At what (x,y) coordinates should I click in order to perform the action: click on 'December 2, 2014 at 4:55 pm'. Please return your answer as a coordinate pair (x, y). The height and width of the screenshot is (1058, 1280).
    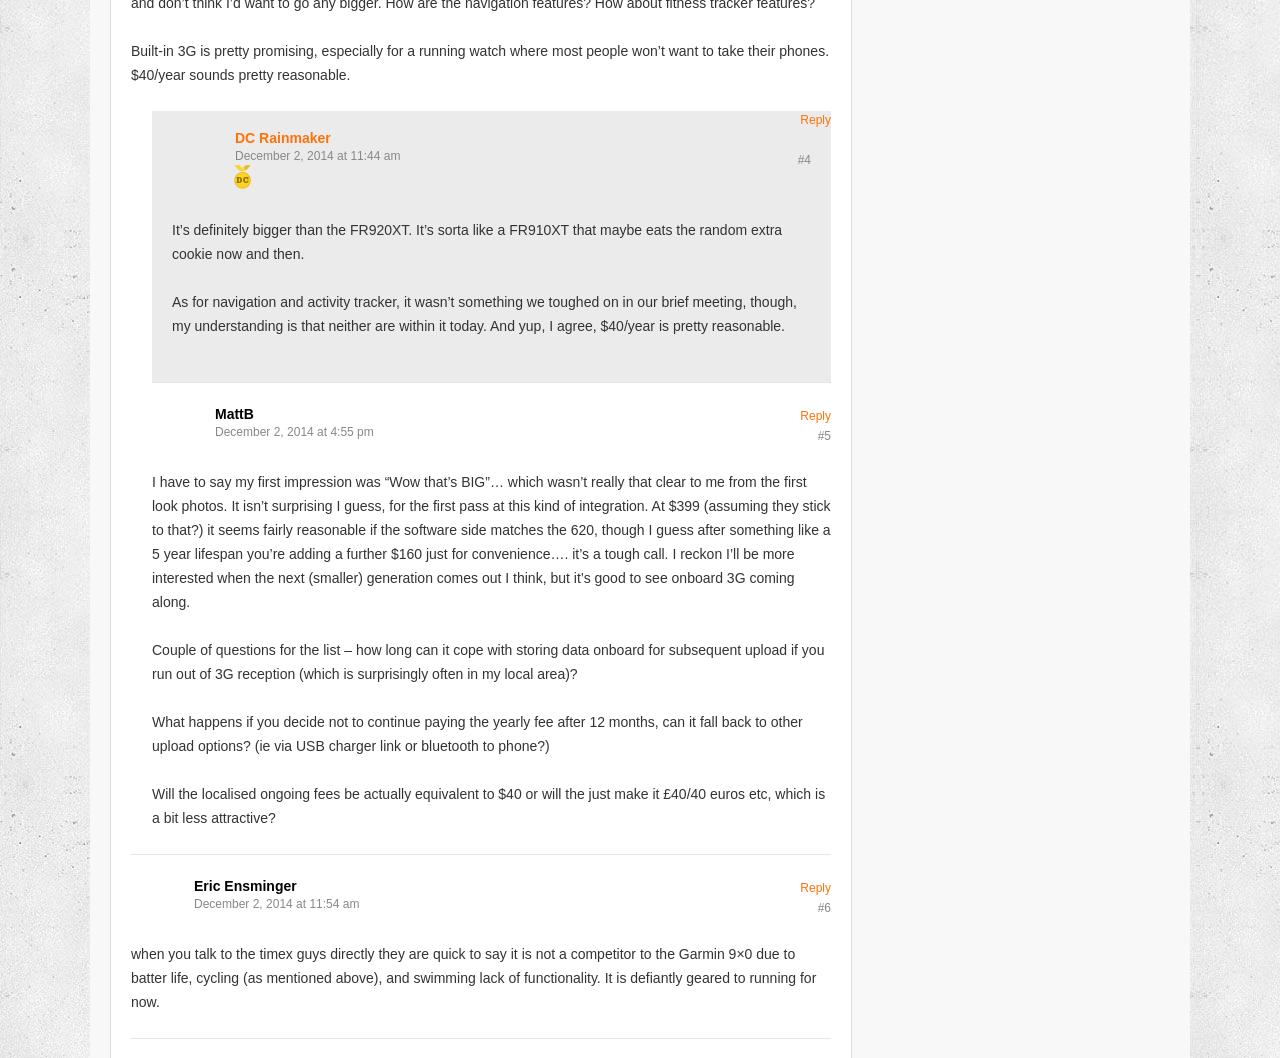
    Looking at the image, I should click on (293, 431).